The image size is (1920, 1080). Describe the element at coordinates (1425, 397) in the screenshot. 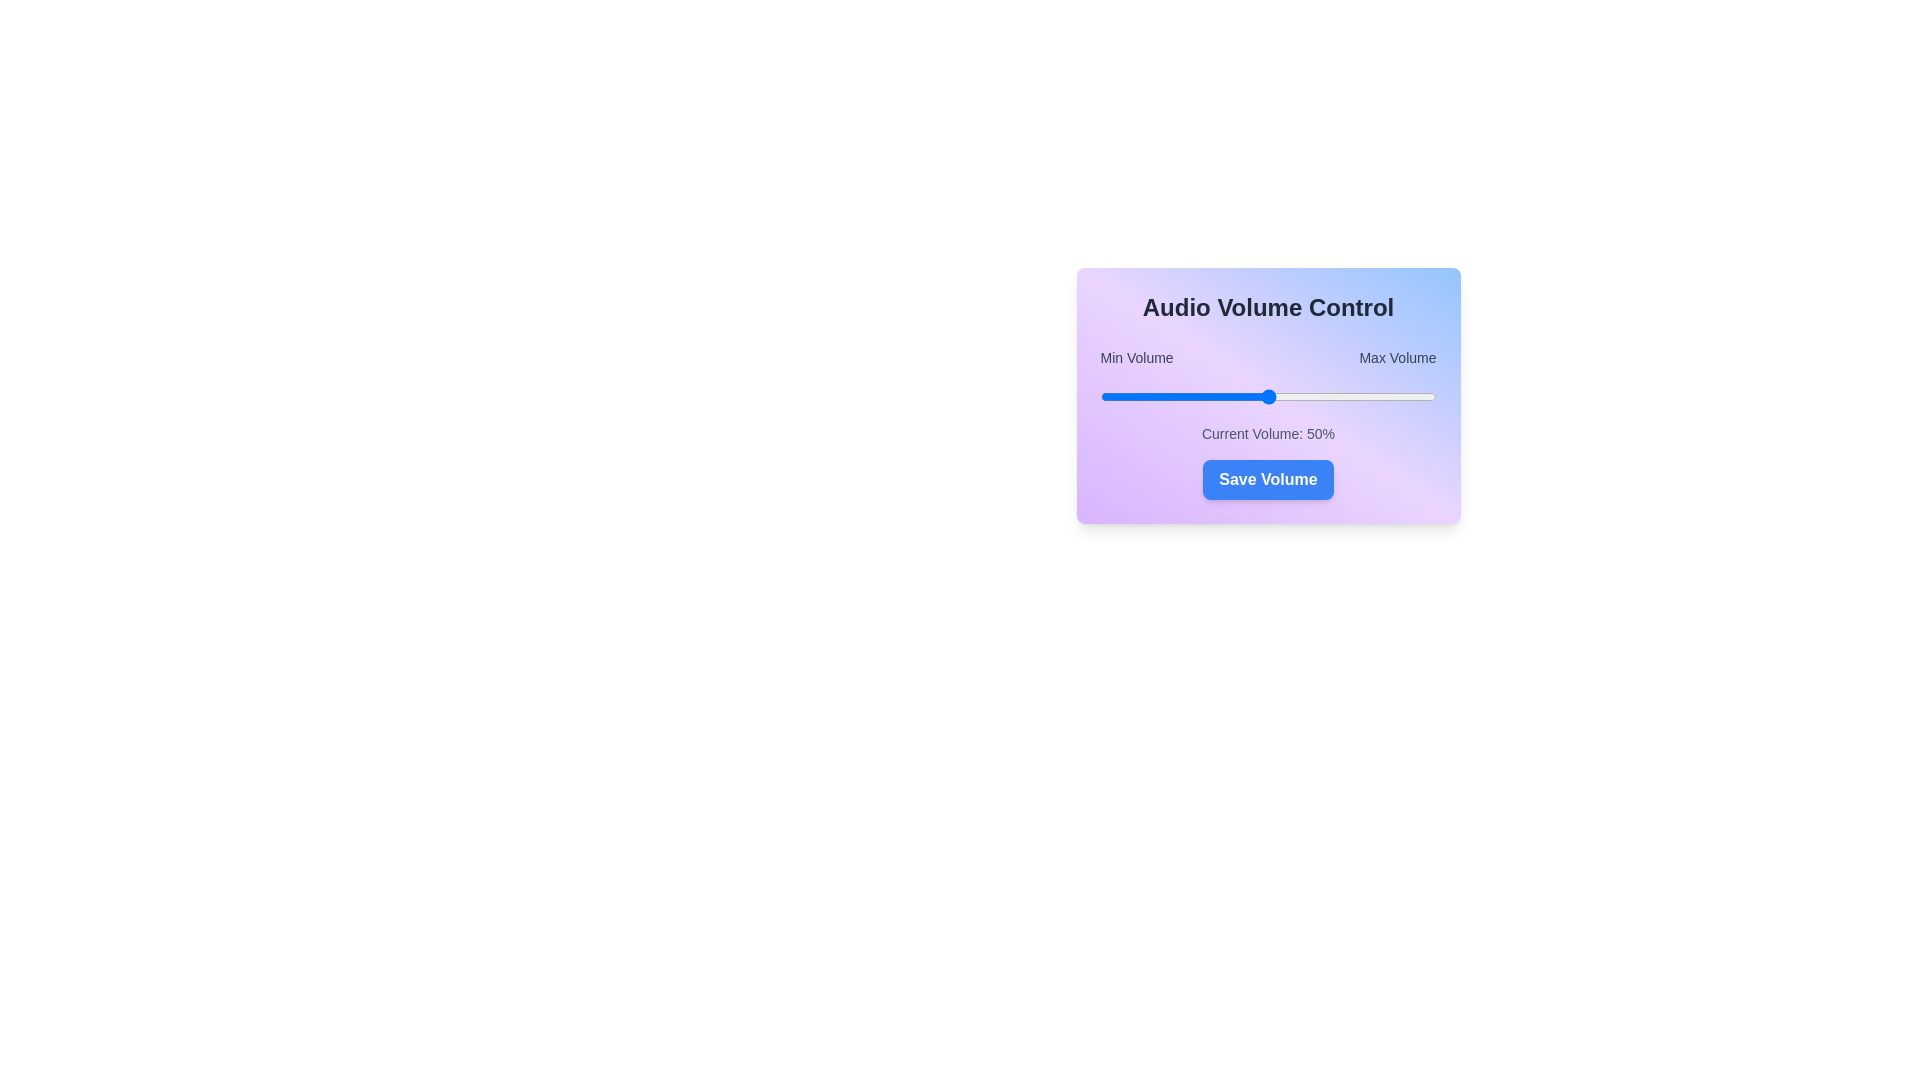

I see `the volume slider to set the volume to 97%` at that location.